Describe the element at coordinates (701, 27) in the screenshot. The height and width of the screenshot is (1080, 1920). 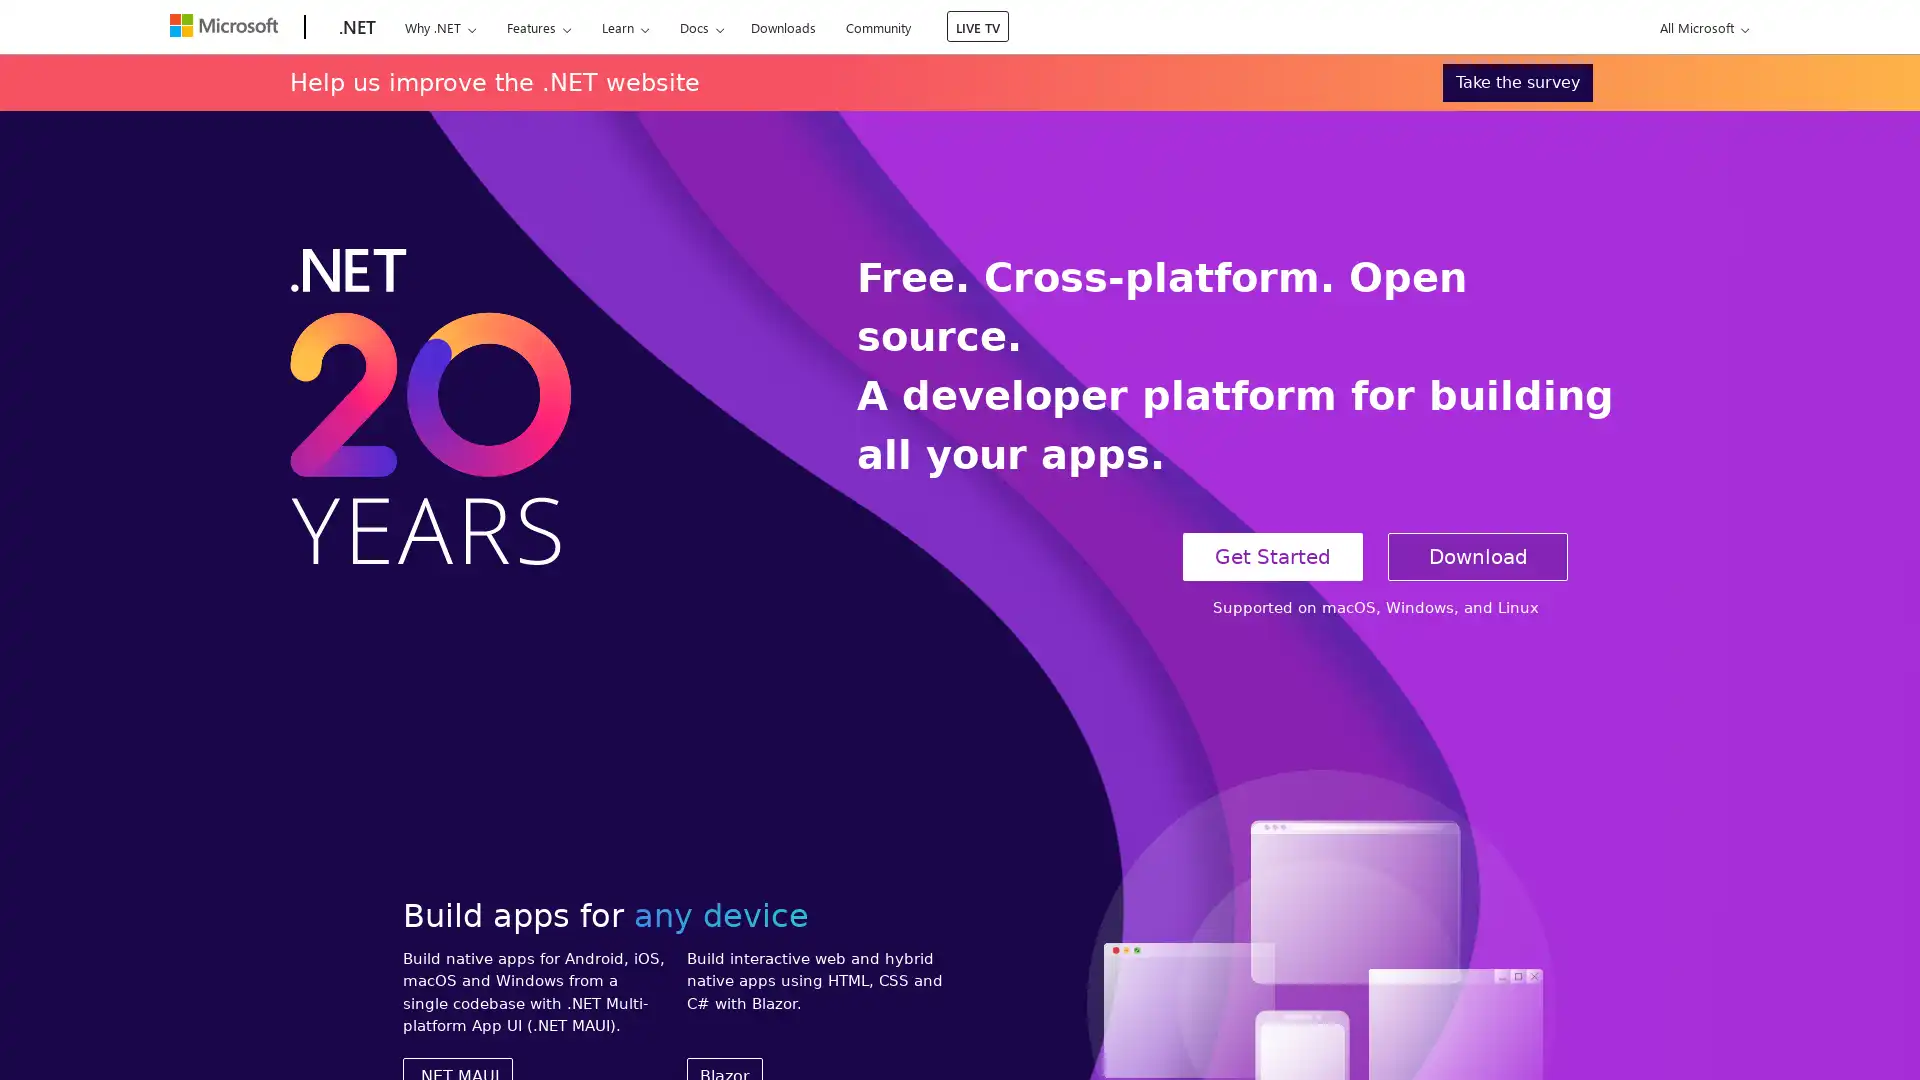
I see `Docs` at that location.